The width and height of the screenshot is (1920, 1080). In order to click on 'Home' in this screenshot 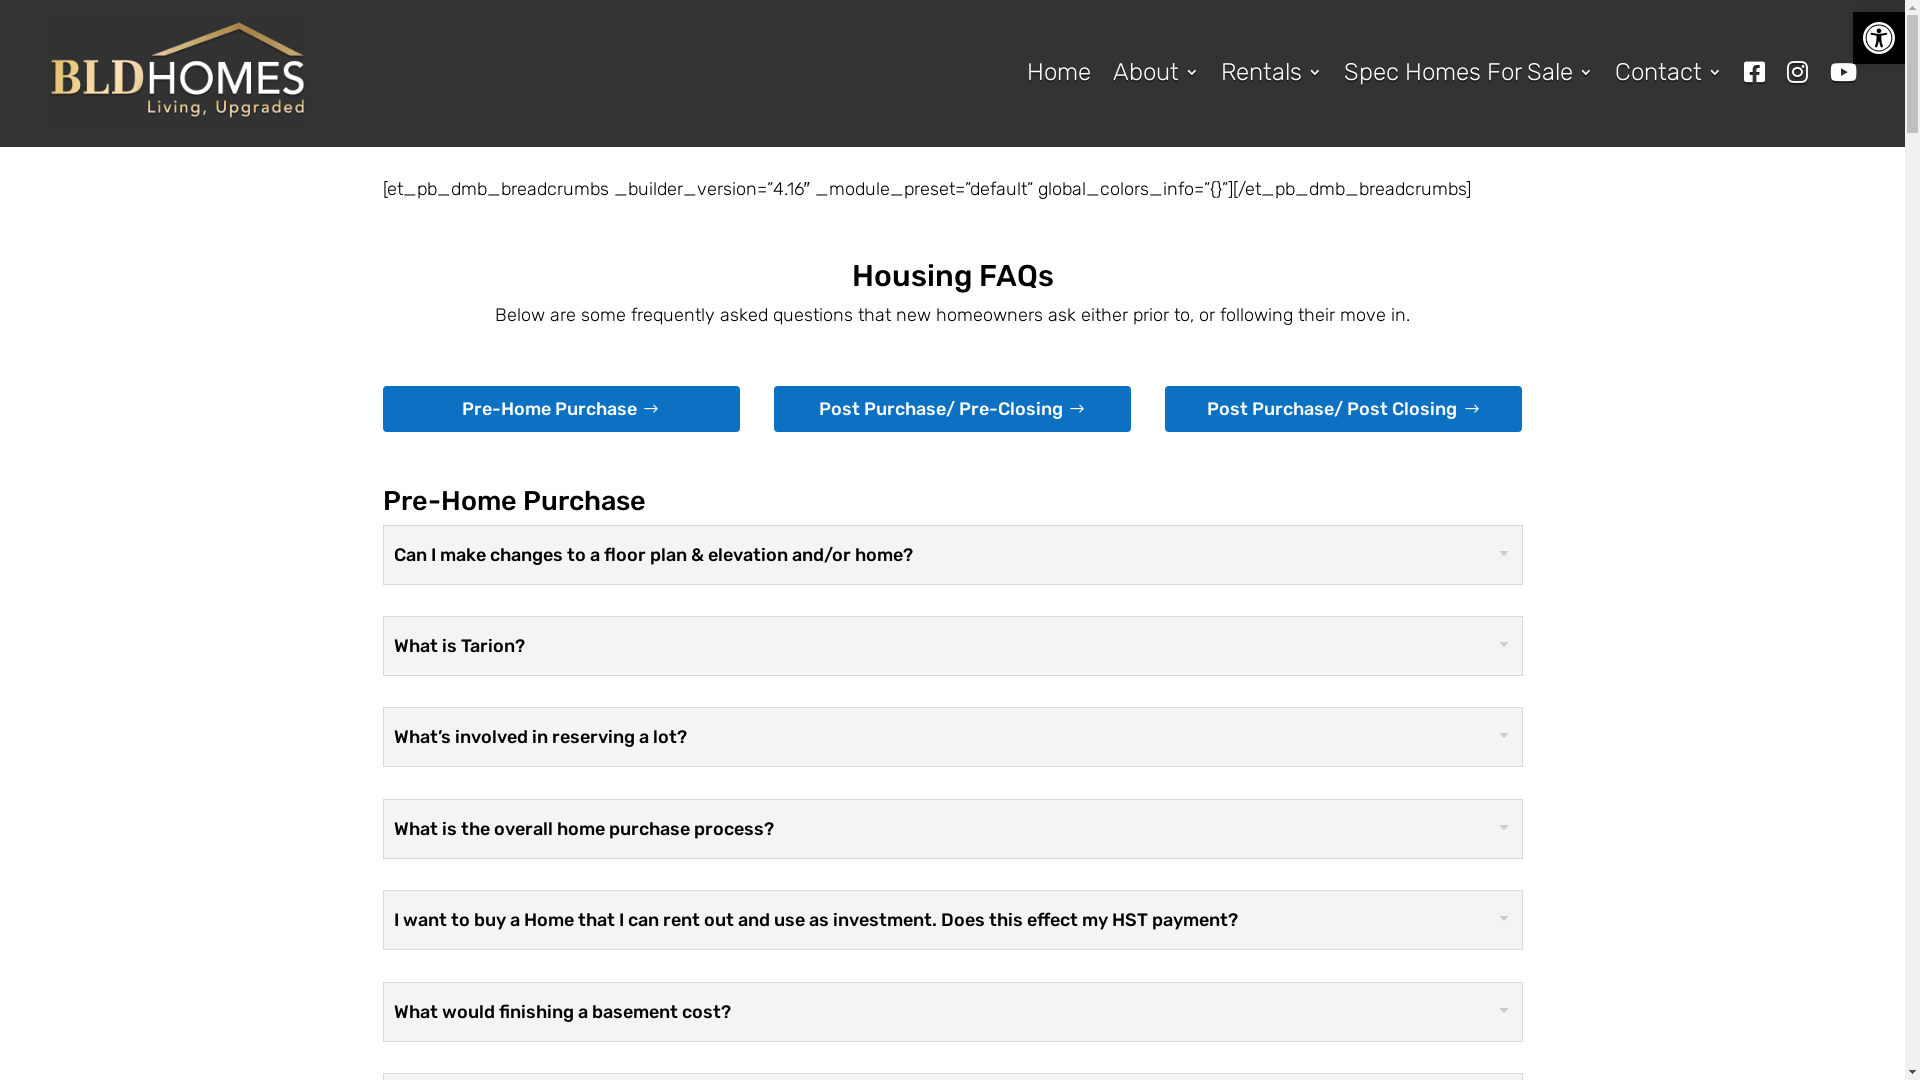, I will do `click(1058, 71)`.